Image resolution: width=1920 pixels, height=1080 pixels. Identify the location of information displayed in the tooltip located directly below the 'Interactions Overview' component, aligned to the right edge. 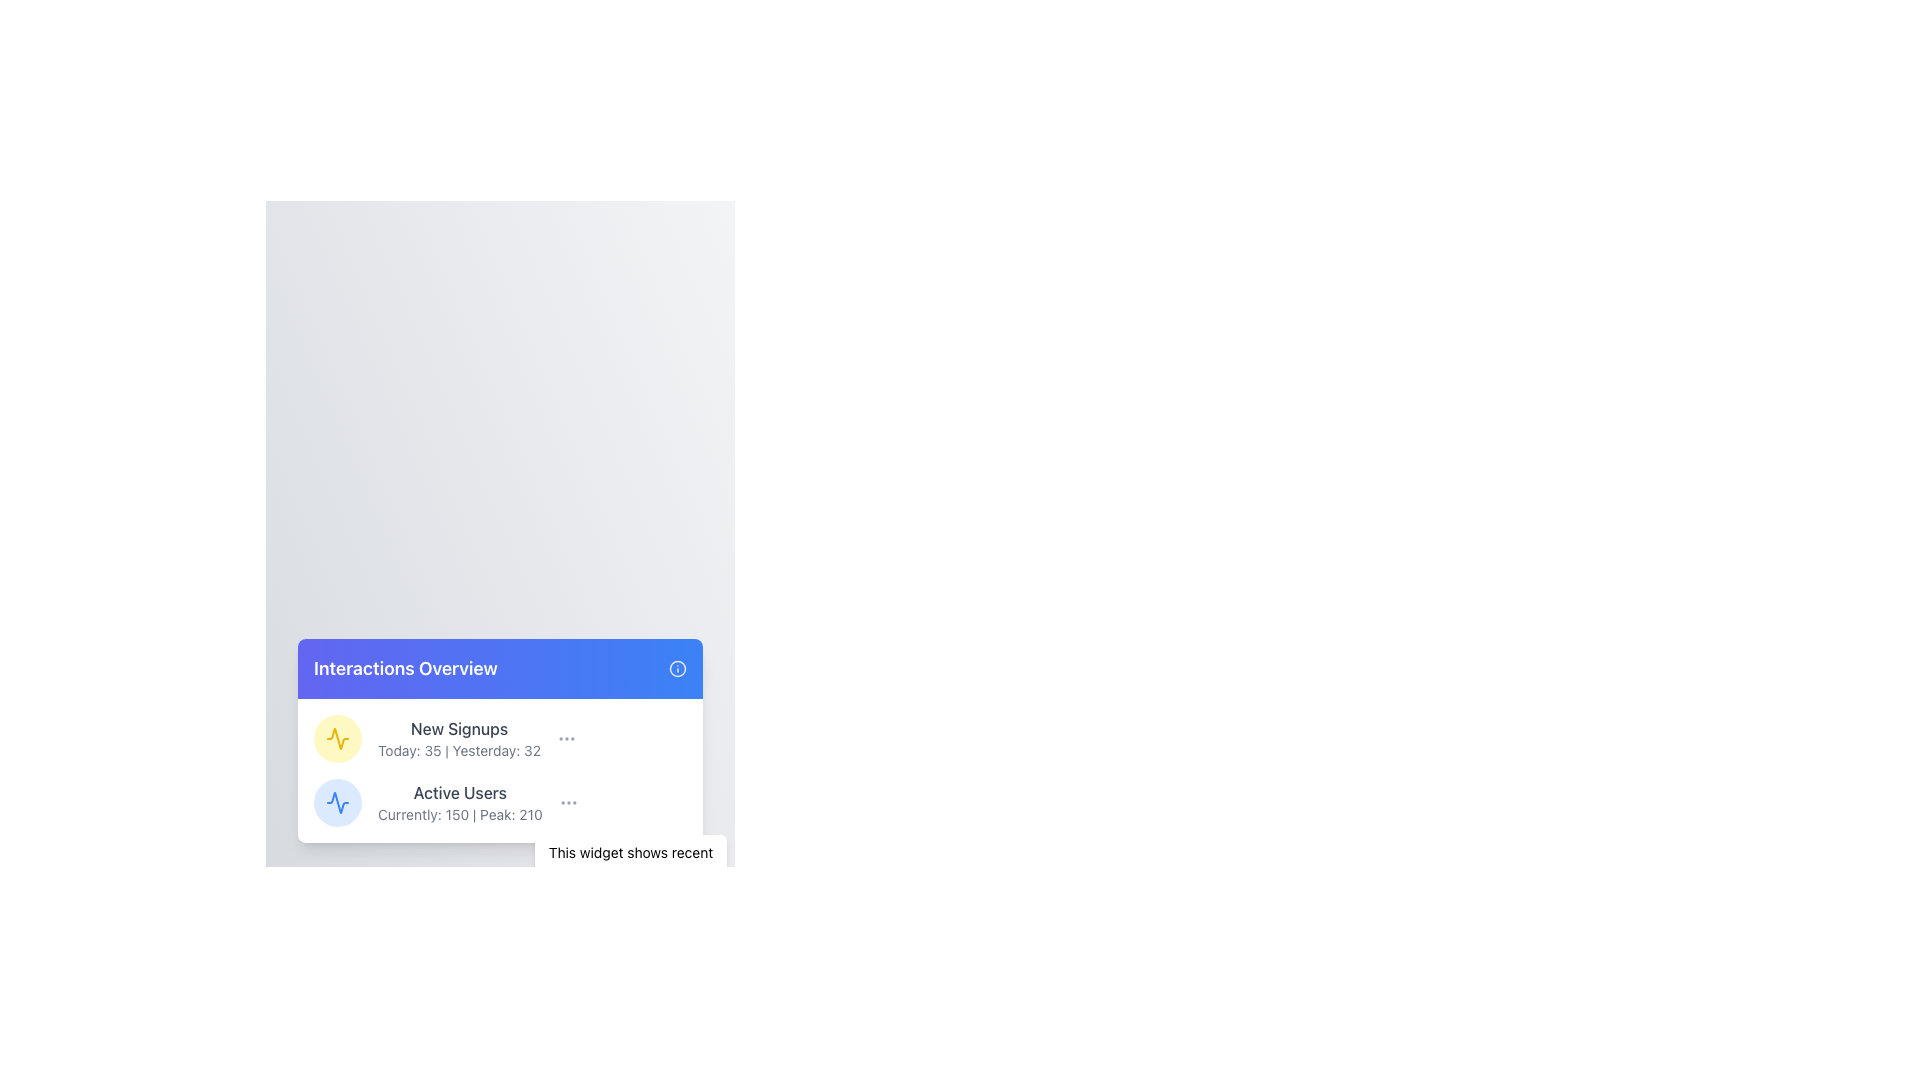
(629, 862).